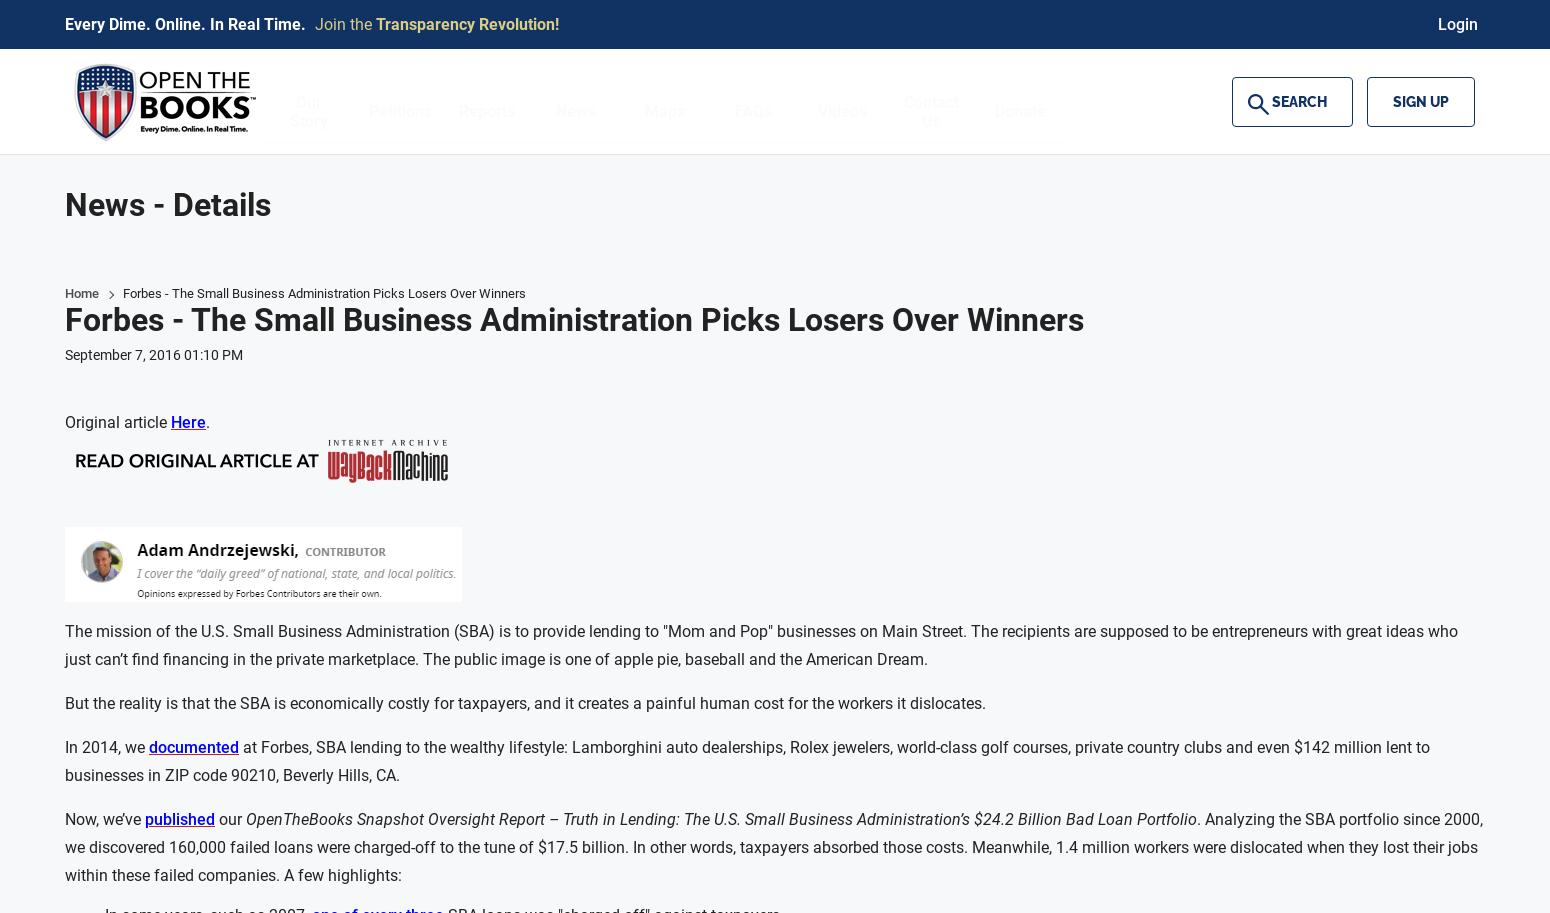 The width and height of the screenshot is (1550, 913). I want to click on 'Home', so click(81, 291).